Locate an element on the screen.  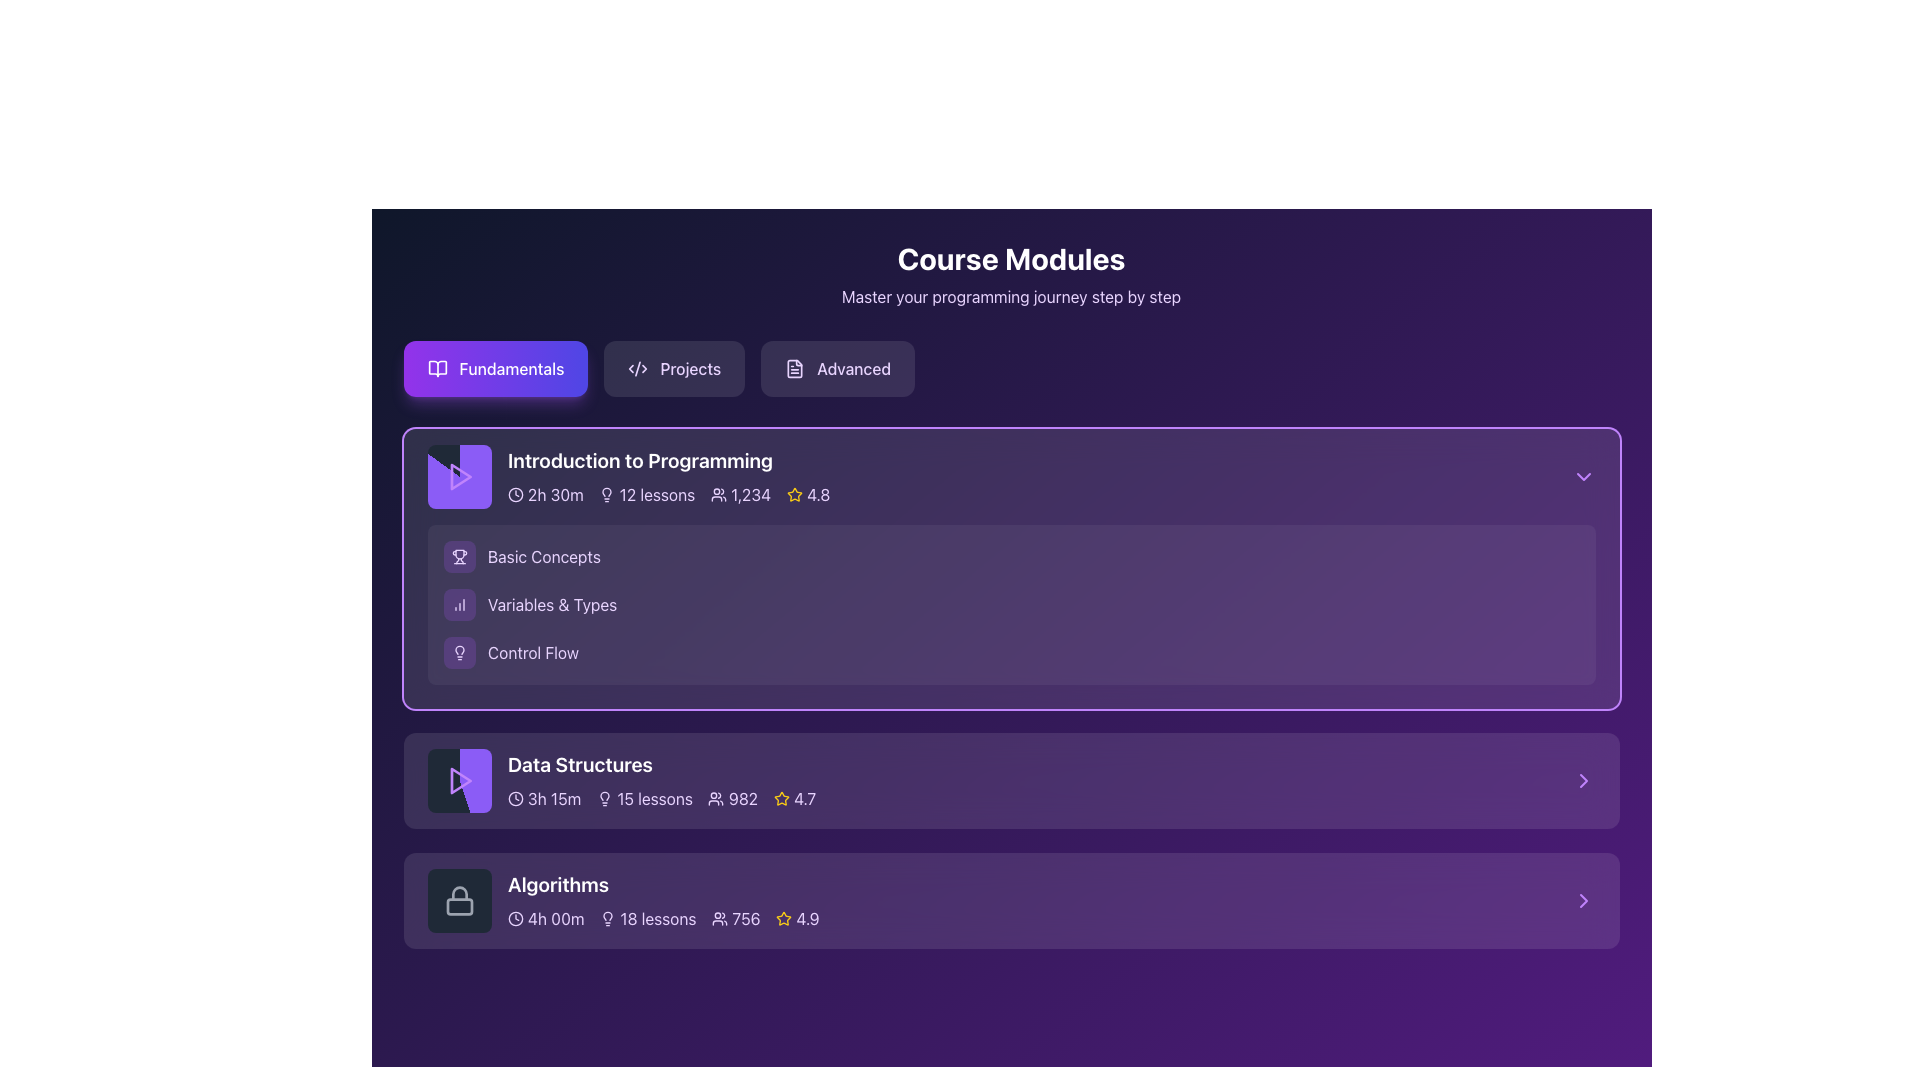
the user icon located within the 'Algorithms' course card, positioned directly to the left of the '756' text indicating the number of users is located at coordinates (719, 918).